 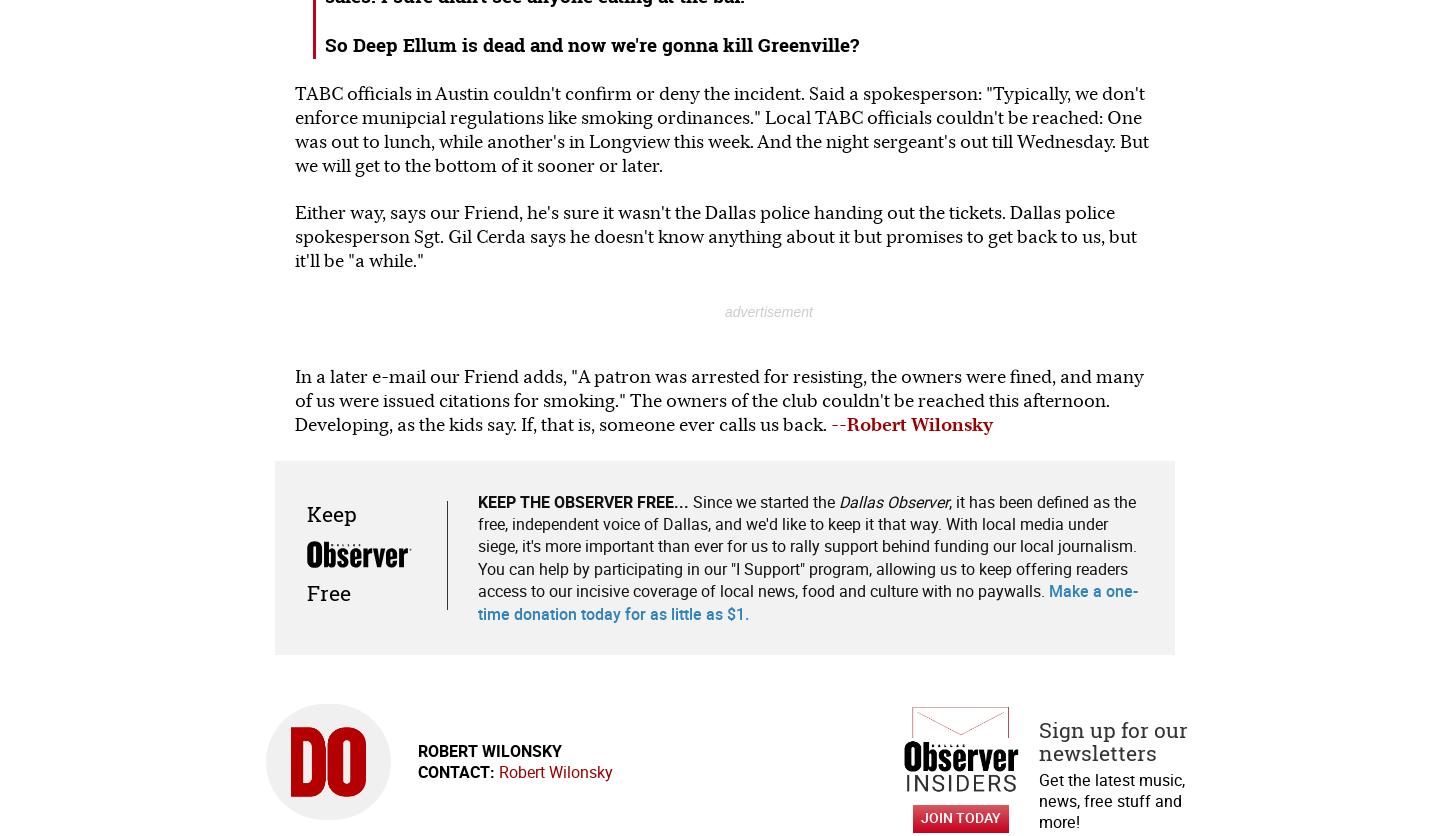 I want to click on 'So Deep Ellum is dead and now we're gonna kill Greenville?', so click(x=592, y=43).